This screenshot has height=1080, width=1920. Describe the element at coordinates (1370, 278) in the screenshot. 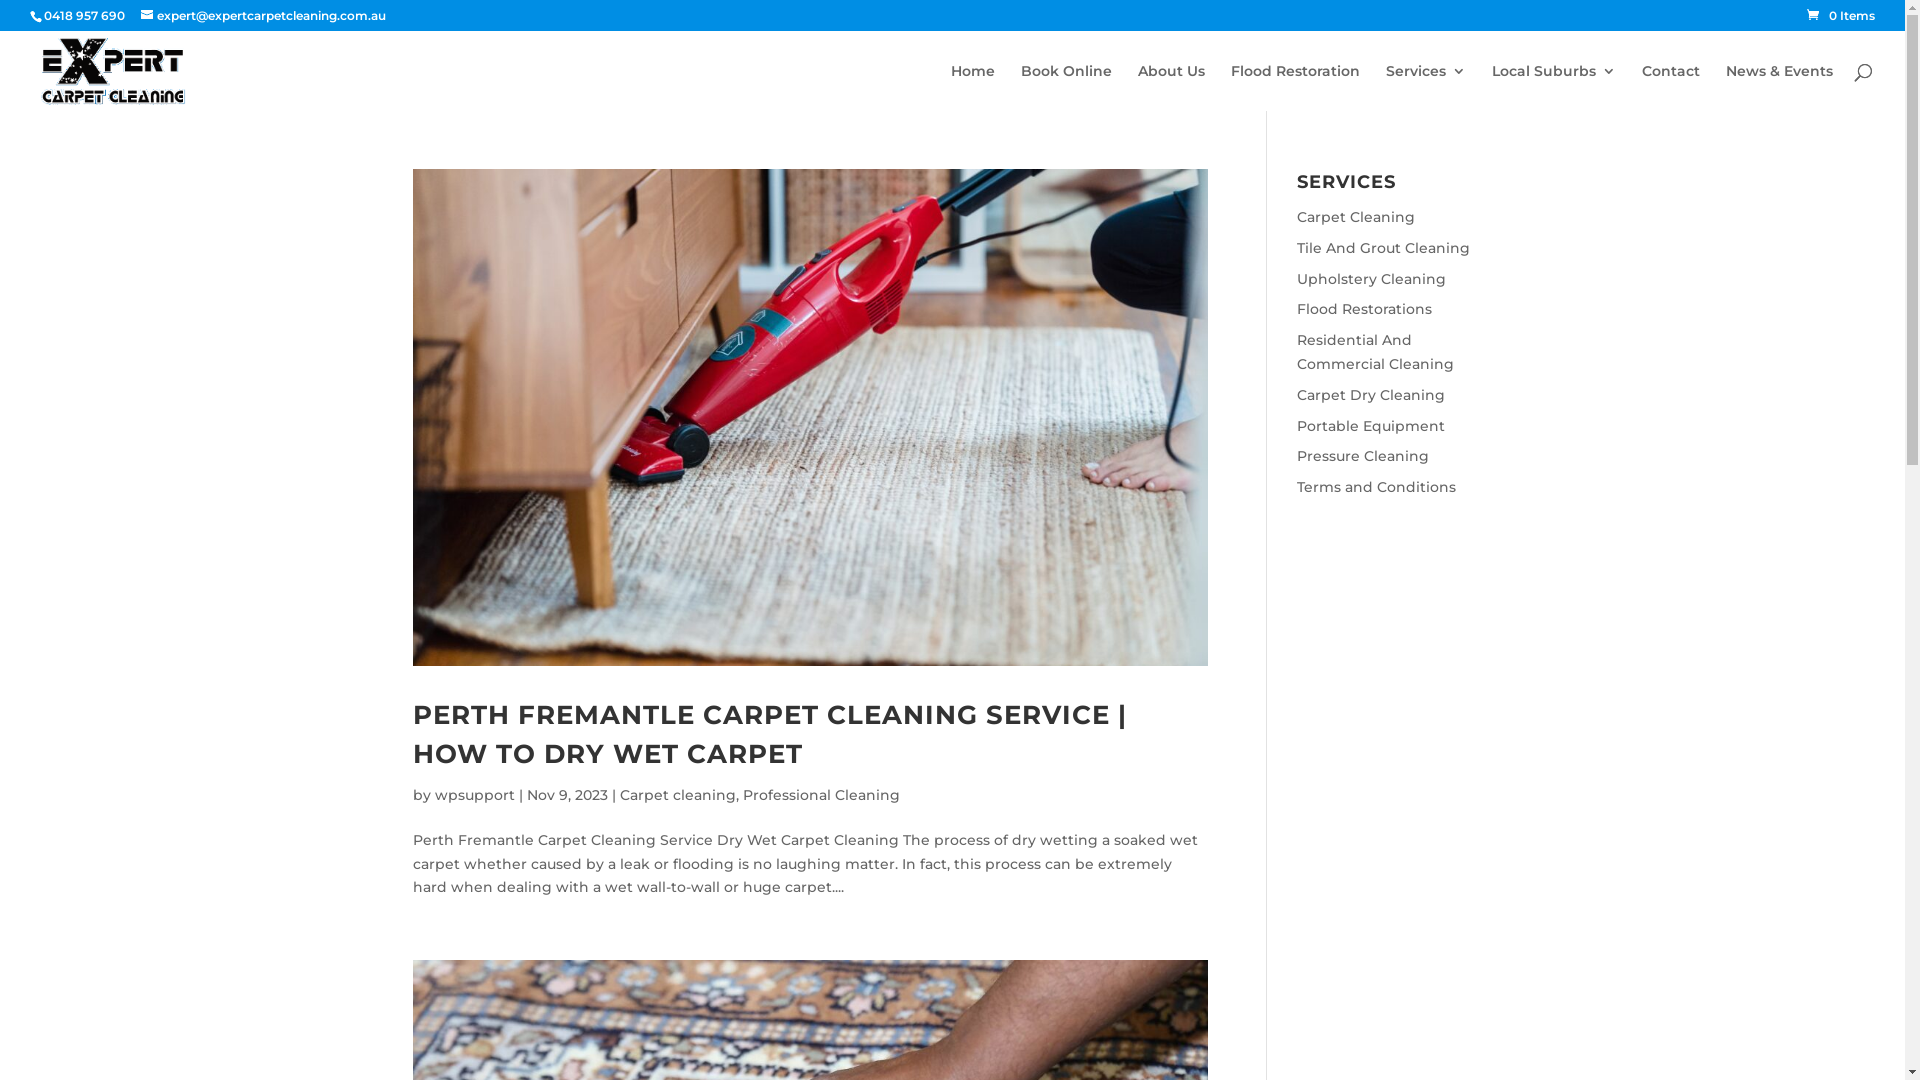

I see `'Upholstery Cleaning'` at that location.